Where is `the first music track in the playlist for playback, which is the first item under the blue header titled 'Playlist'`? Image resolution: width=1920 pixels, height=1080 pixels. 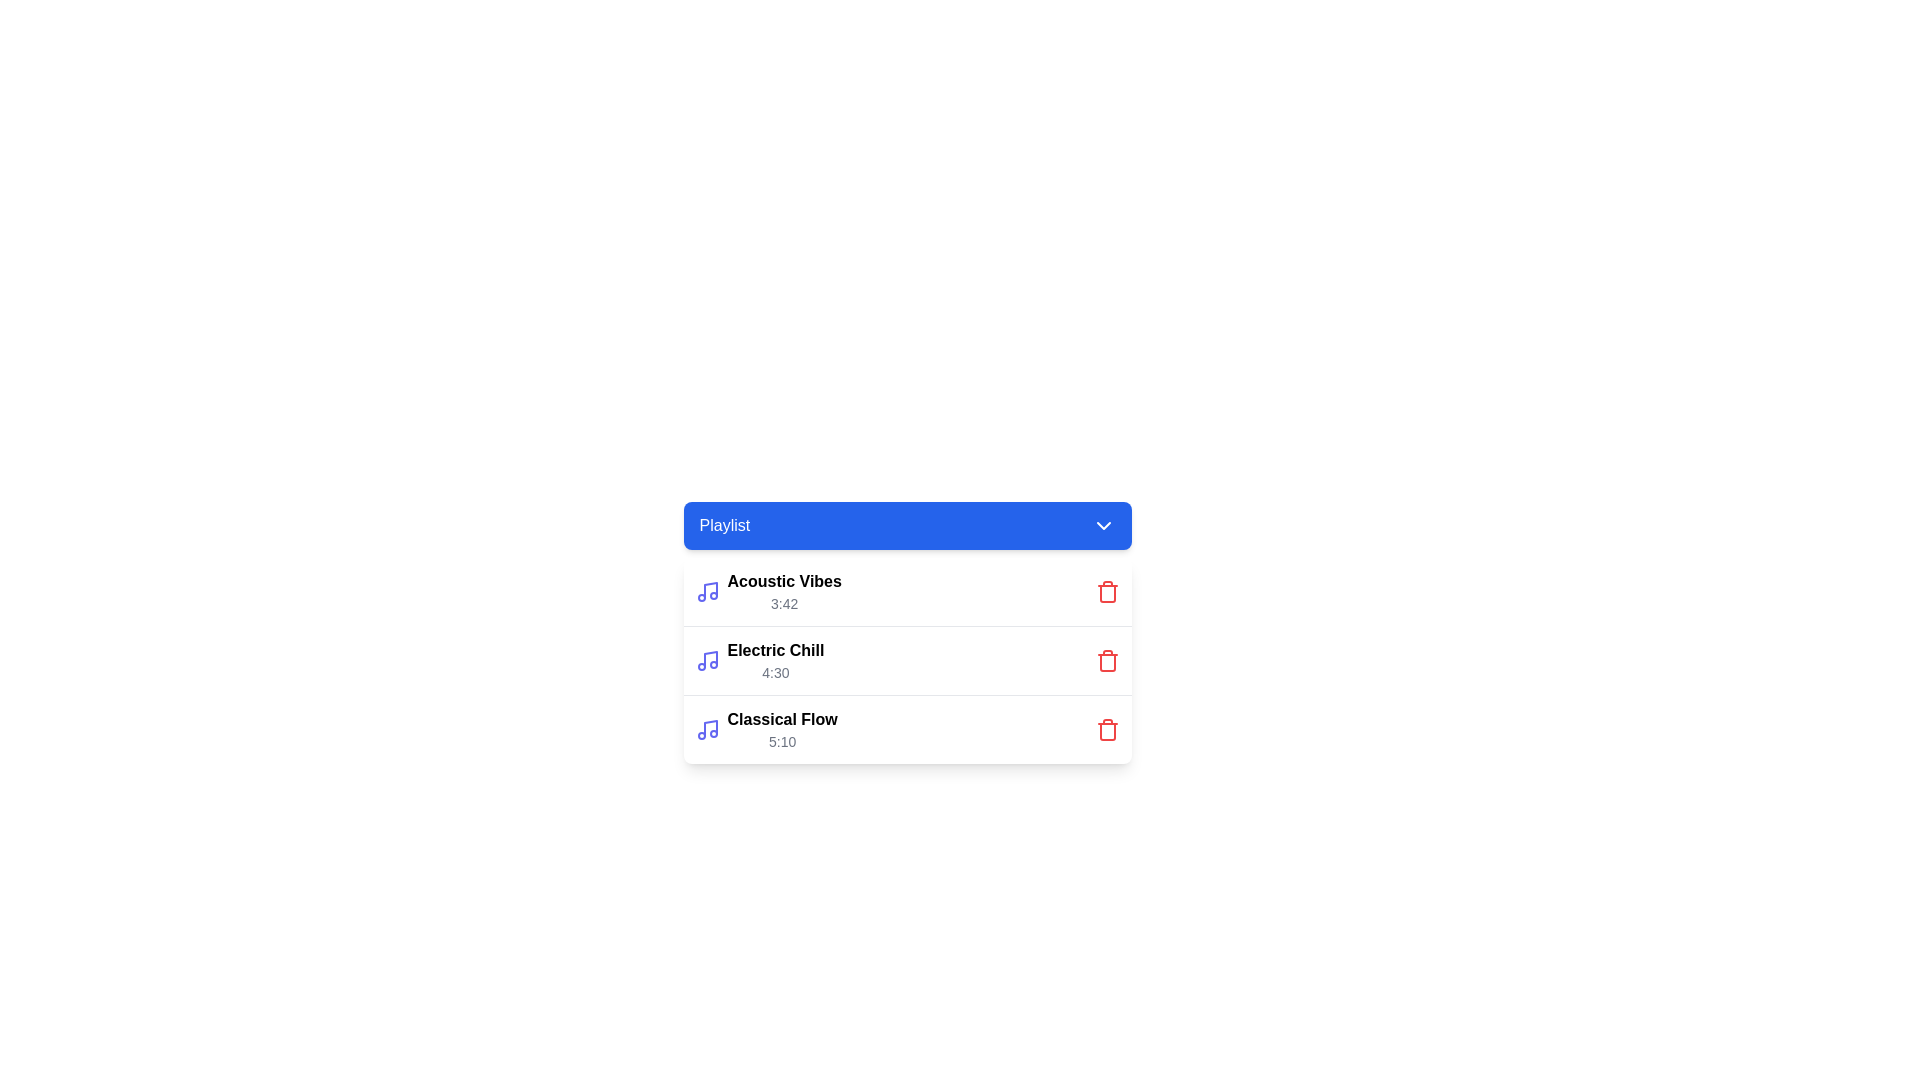
the first music track in the playlist for playback, which is the first item under the blue header titled 'Playlist' is located at coordinates (906, 590).